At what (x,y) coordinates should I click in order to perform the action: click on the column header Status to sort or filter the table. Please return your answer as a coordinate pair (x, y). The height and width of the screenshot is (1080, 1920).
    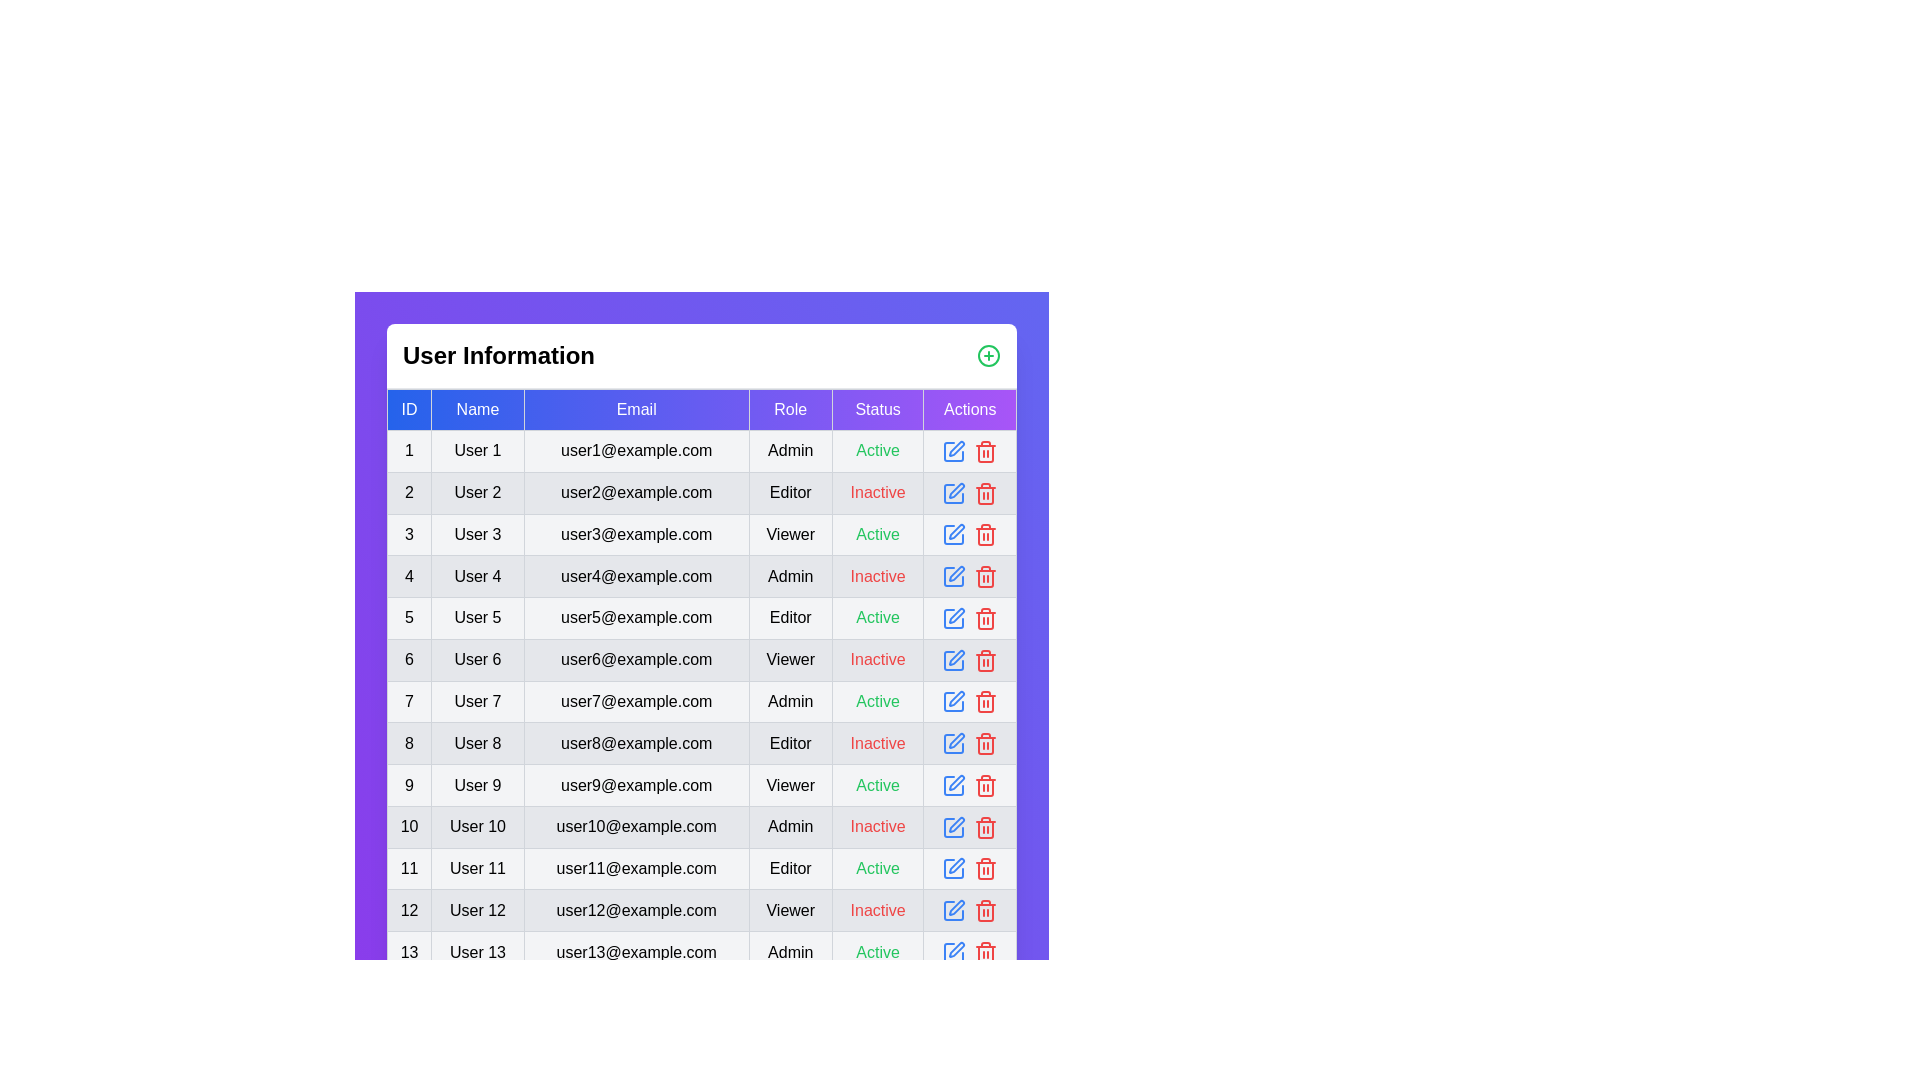
    Looking at the image, I should click on (878, 408).